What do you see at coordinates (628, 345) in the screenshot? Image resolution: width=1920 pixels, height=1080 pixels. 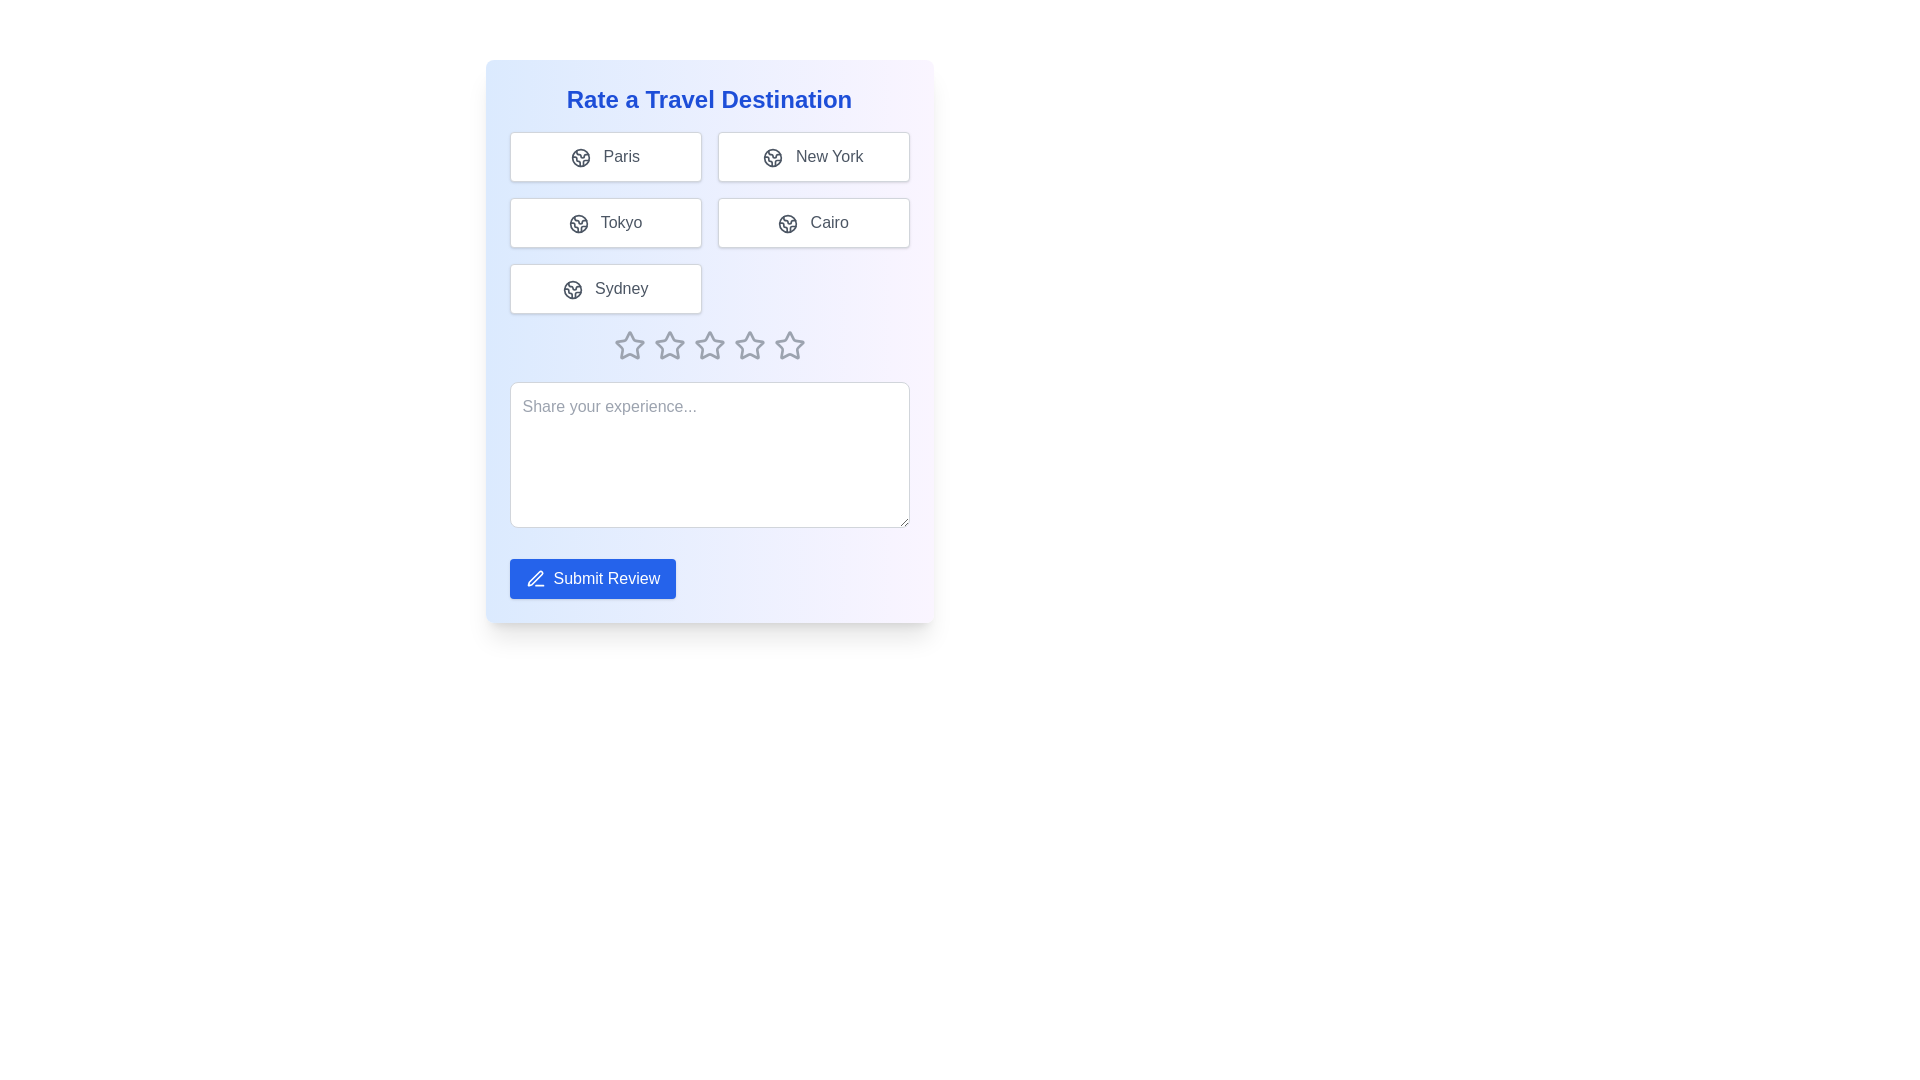 I see `the first gray, hollow star icon in the row of rating stars located directly beneath the text input field with the placeholder 'Share your experience...' to rate it` at bounding box center [628, 345].